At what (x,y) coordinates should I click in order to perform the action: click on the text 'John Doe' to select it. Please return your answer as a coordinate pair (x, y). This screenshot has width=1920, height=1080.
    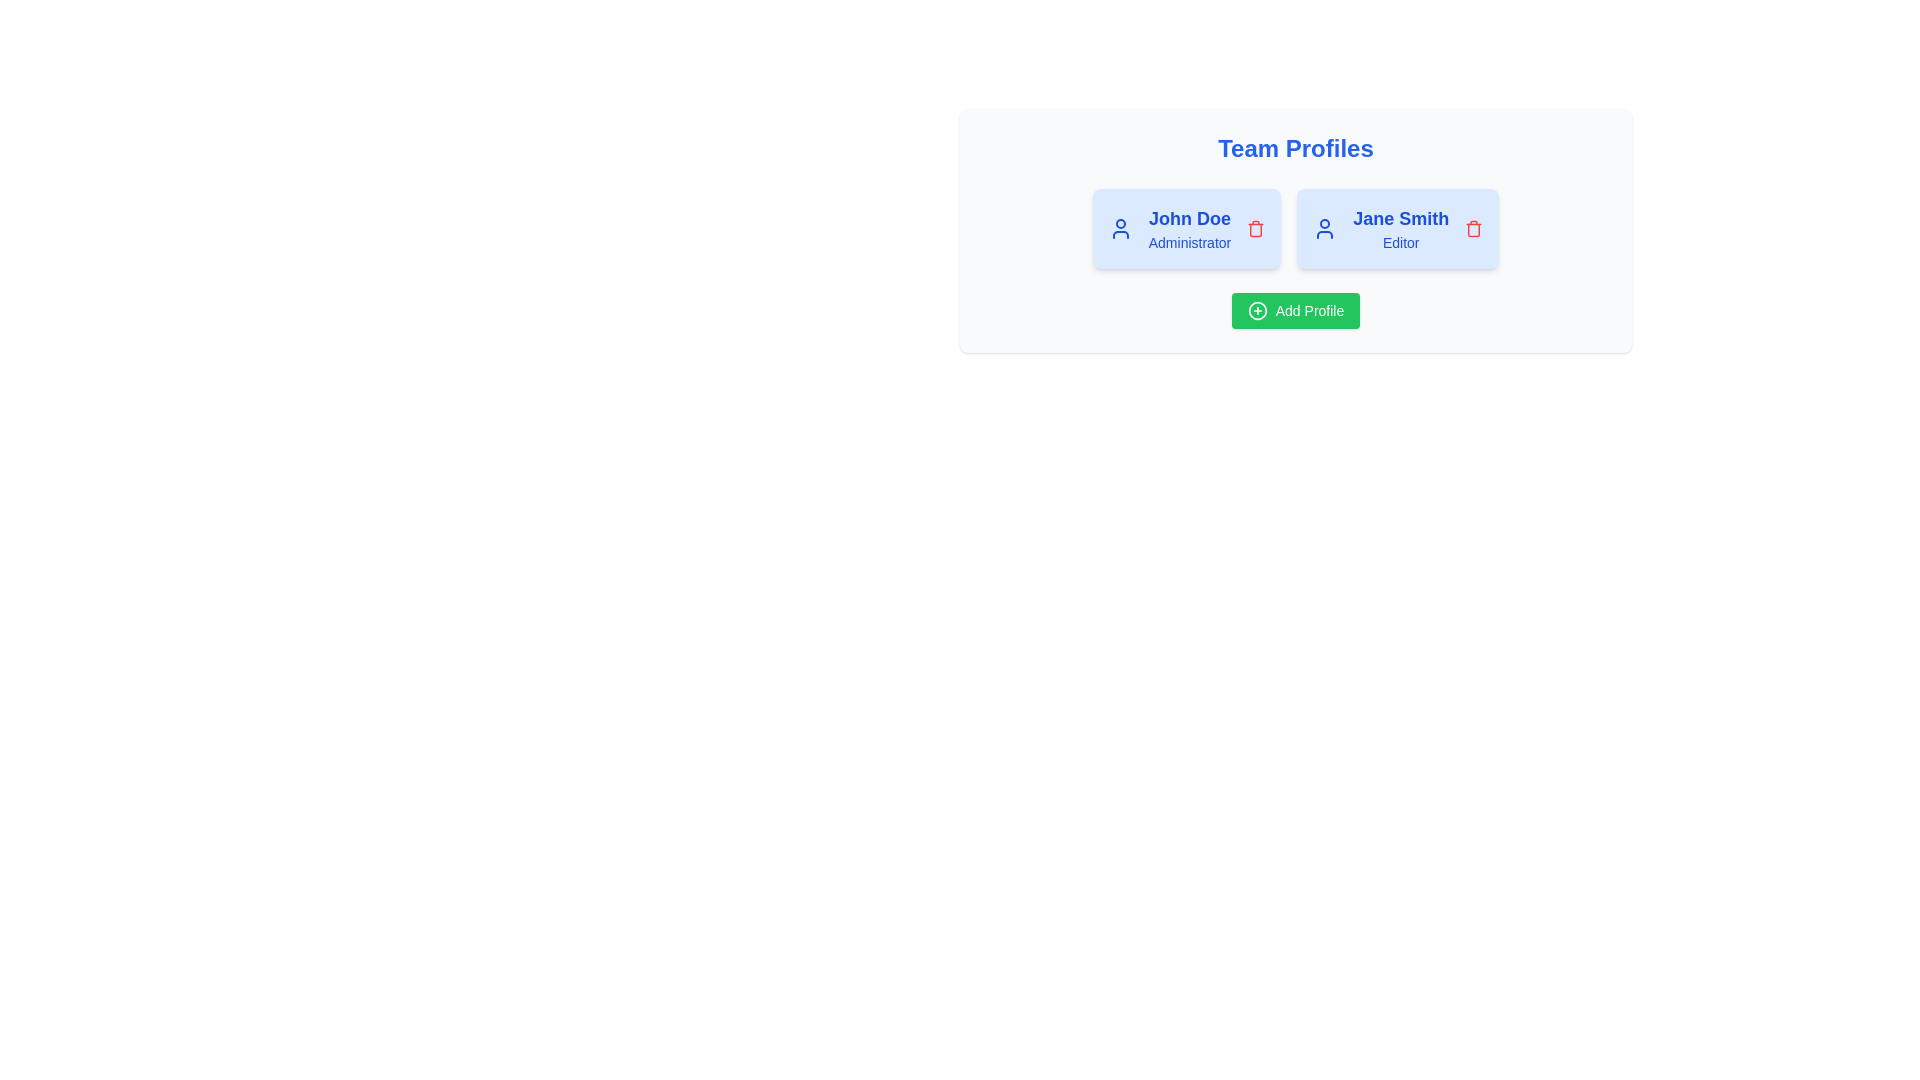
    Looking at the image, I should click on (1190, 219).